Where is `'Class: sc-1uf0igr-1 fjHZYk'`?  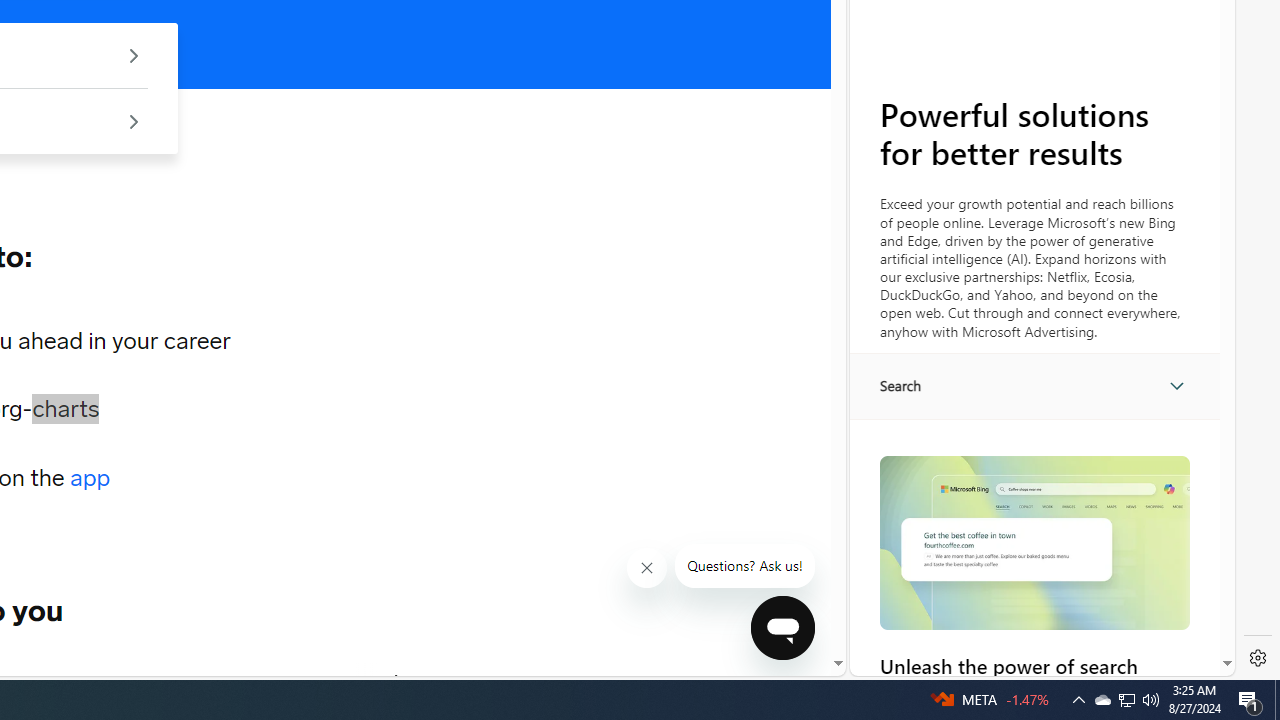
'Class: sc-1uf0igr-1 fjHZYk' is located at coordinates (647, 568).